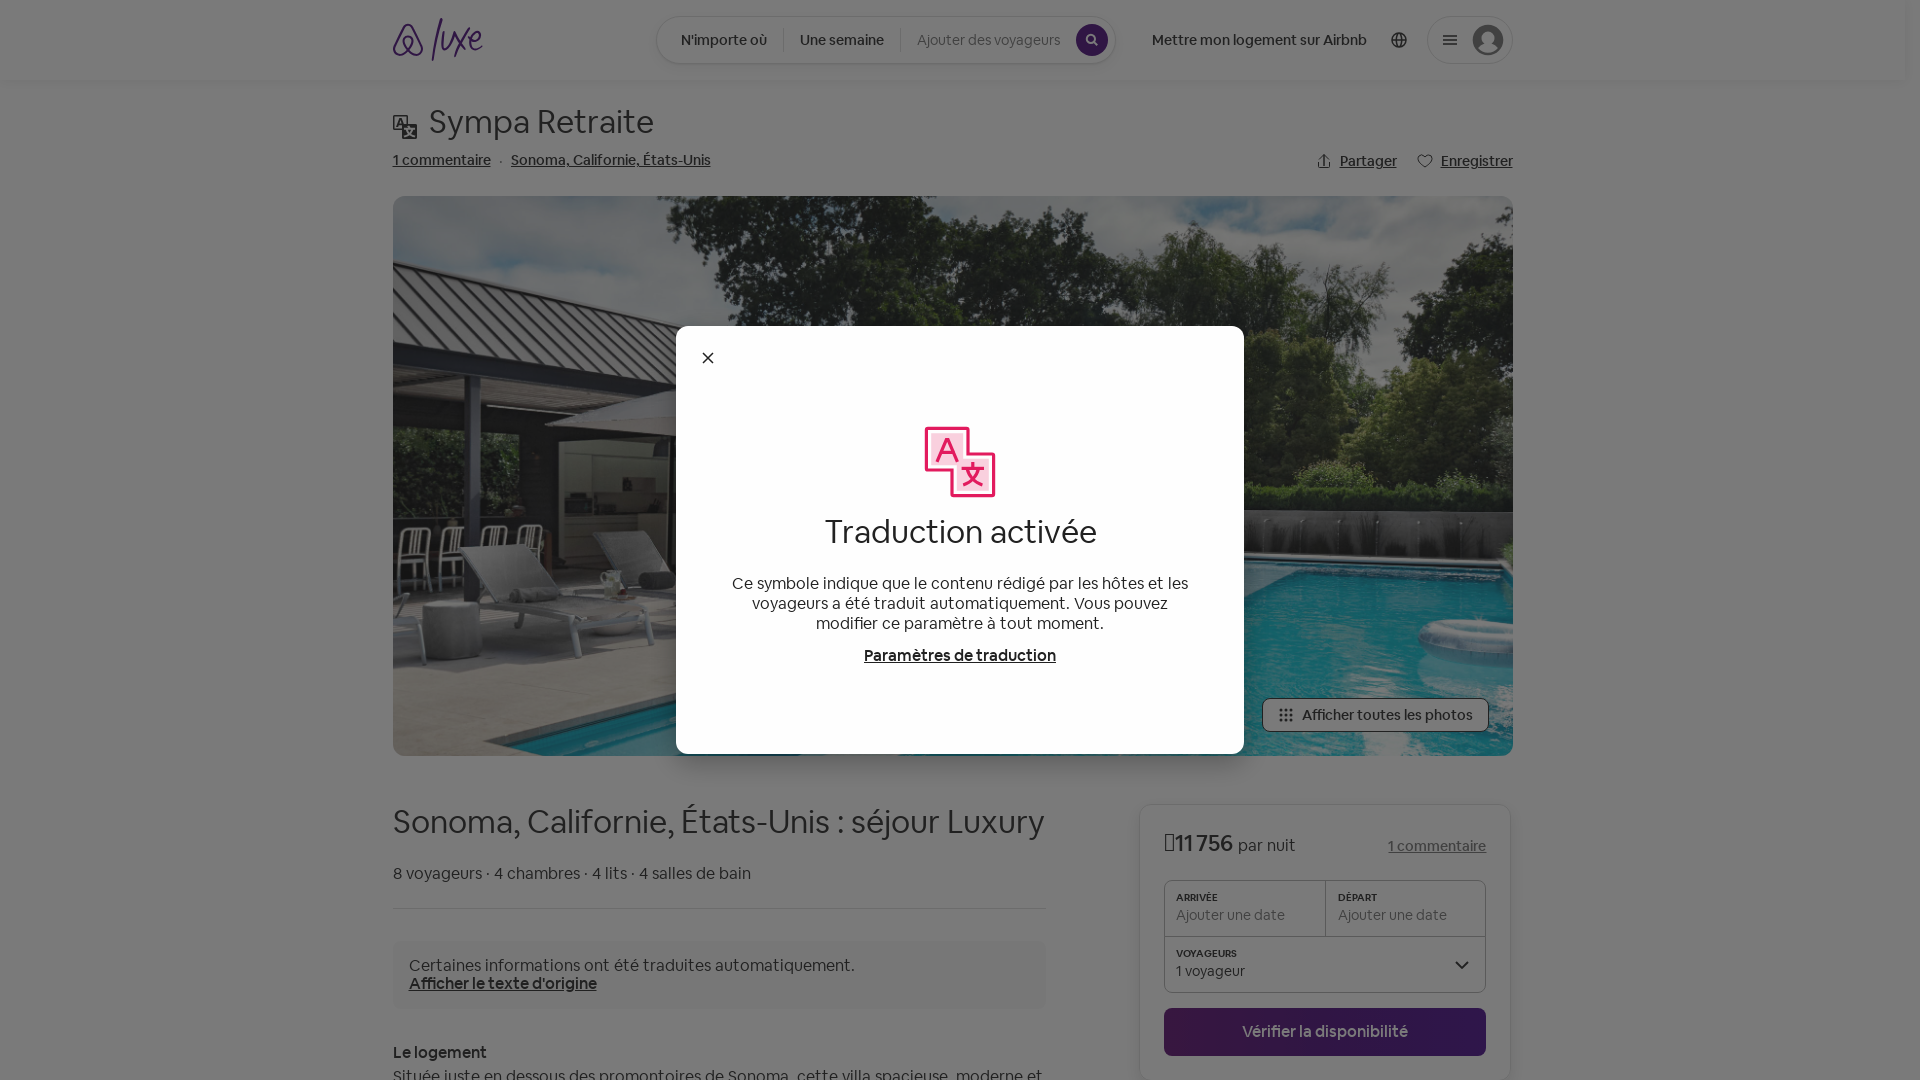  I want to click on '1 commentaire', so click(440, 158).